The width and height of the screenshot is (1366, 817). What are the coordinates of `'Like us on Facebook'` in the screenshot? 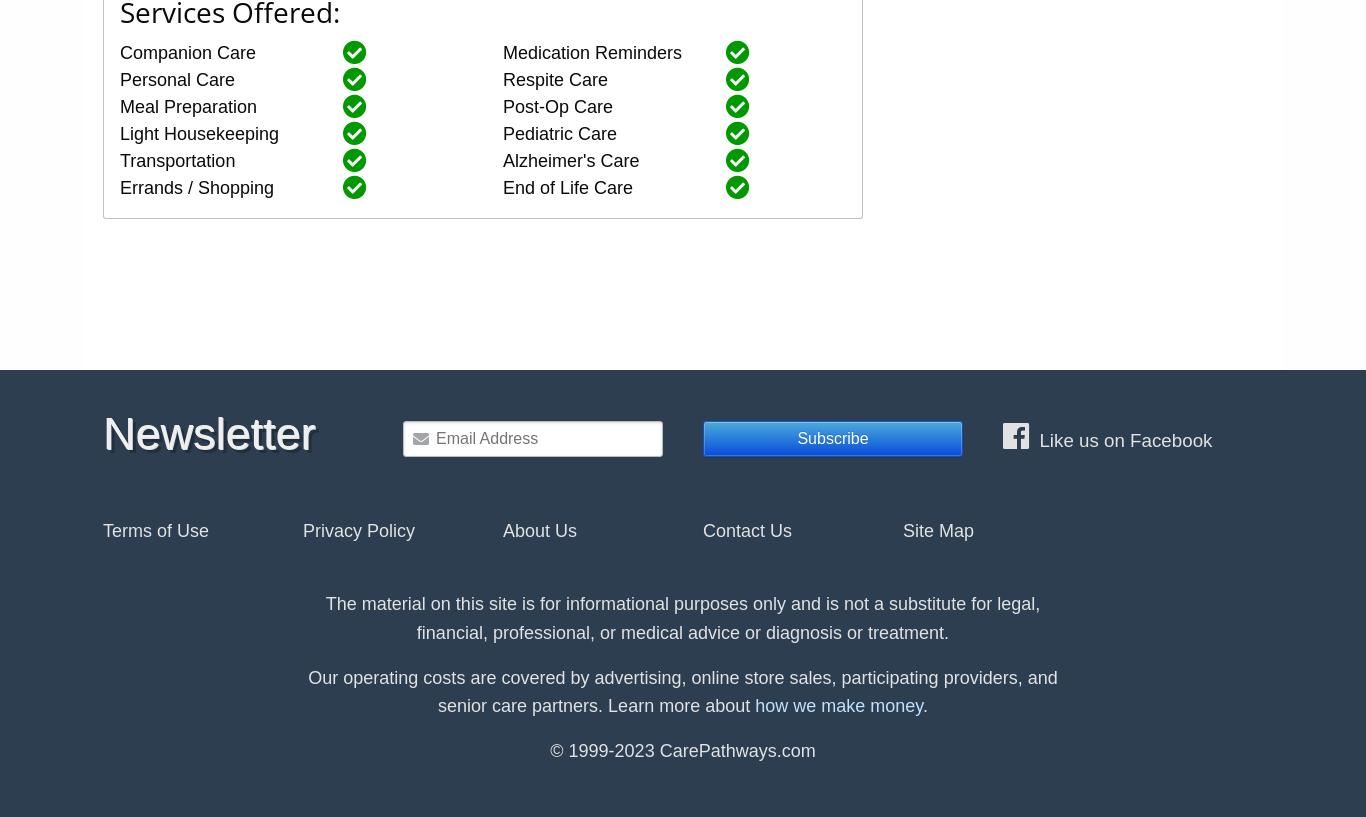 It's located at (1119, 439).